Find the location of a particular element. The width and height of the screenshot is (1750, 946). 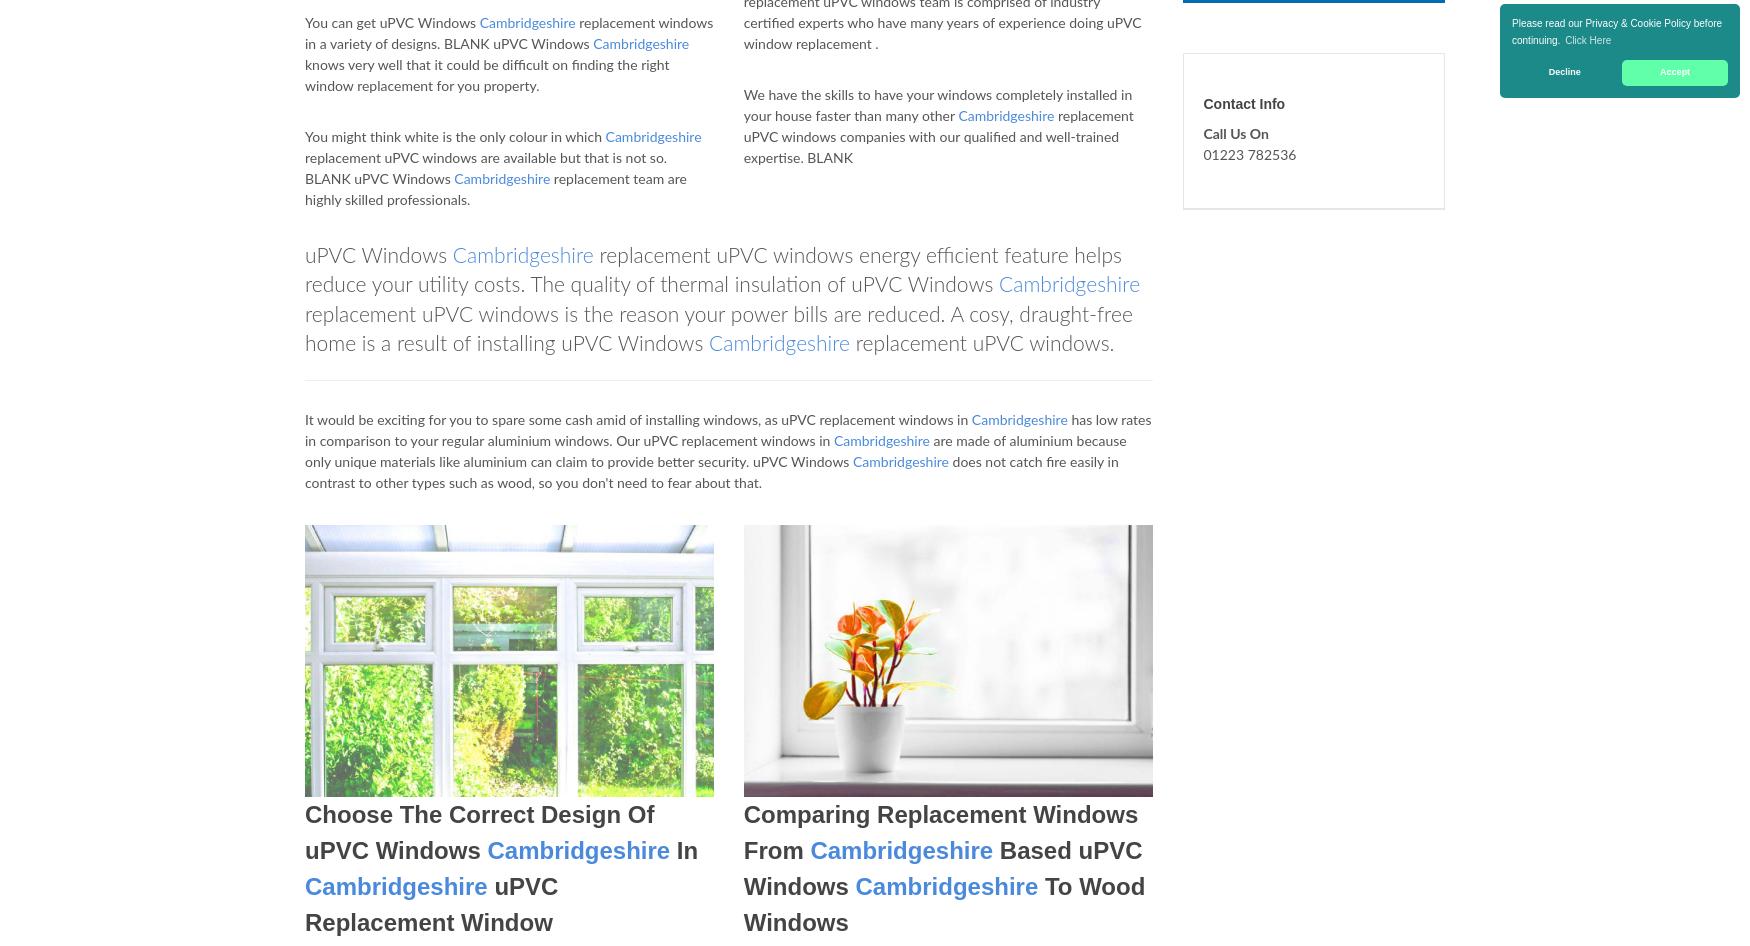

'knows very well that it could be difficult on finding the right window replacement for you property.' is located at coordinates (304, 76).